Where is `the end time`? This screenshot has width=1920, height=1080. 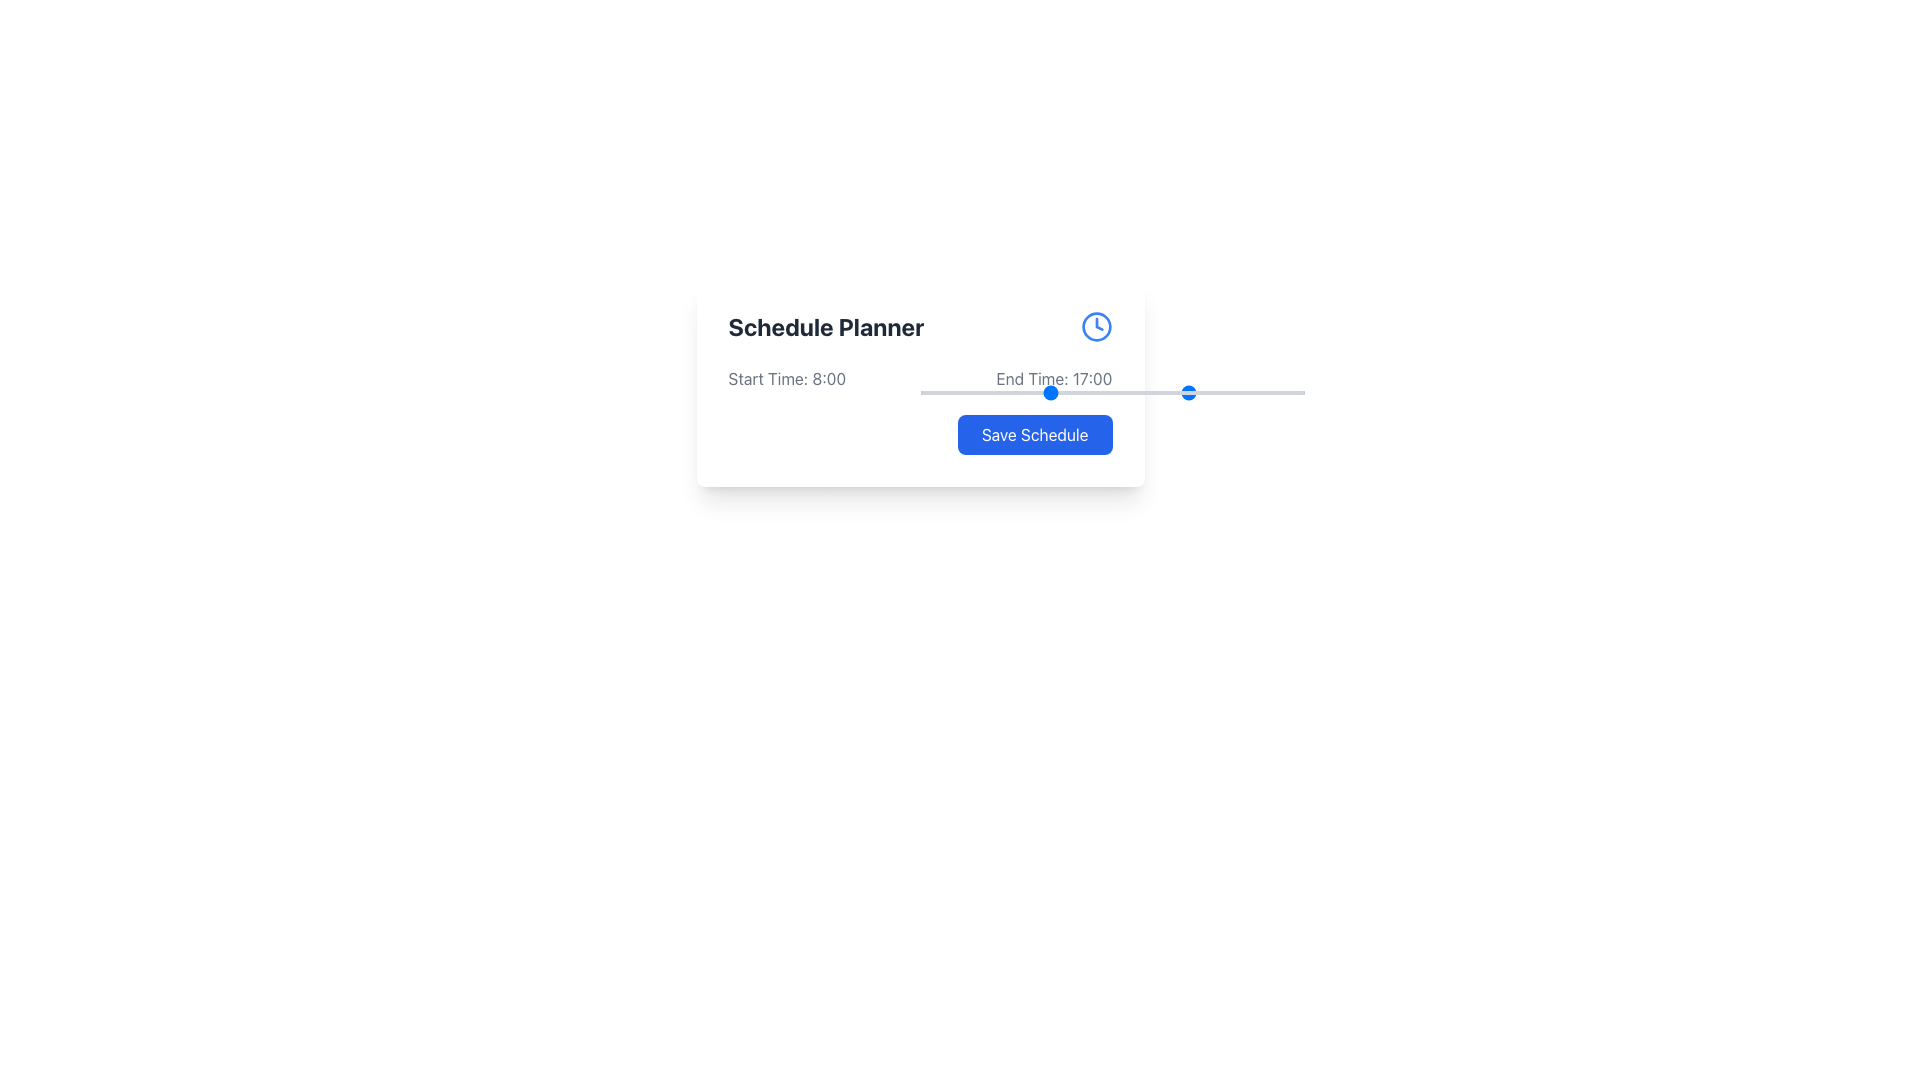
the end time is located at coordinates (1095, 393).